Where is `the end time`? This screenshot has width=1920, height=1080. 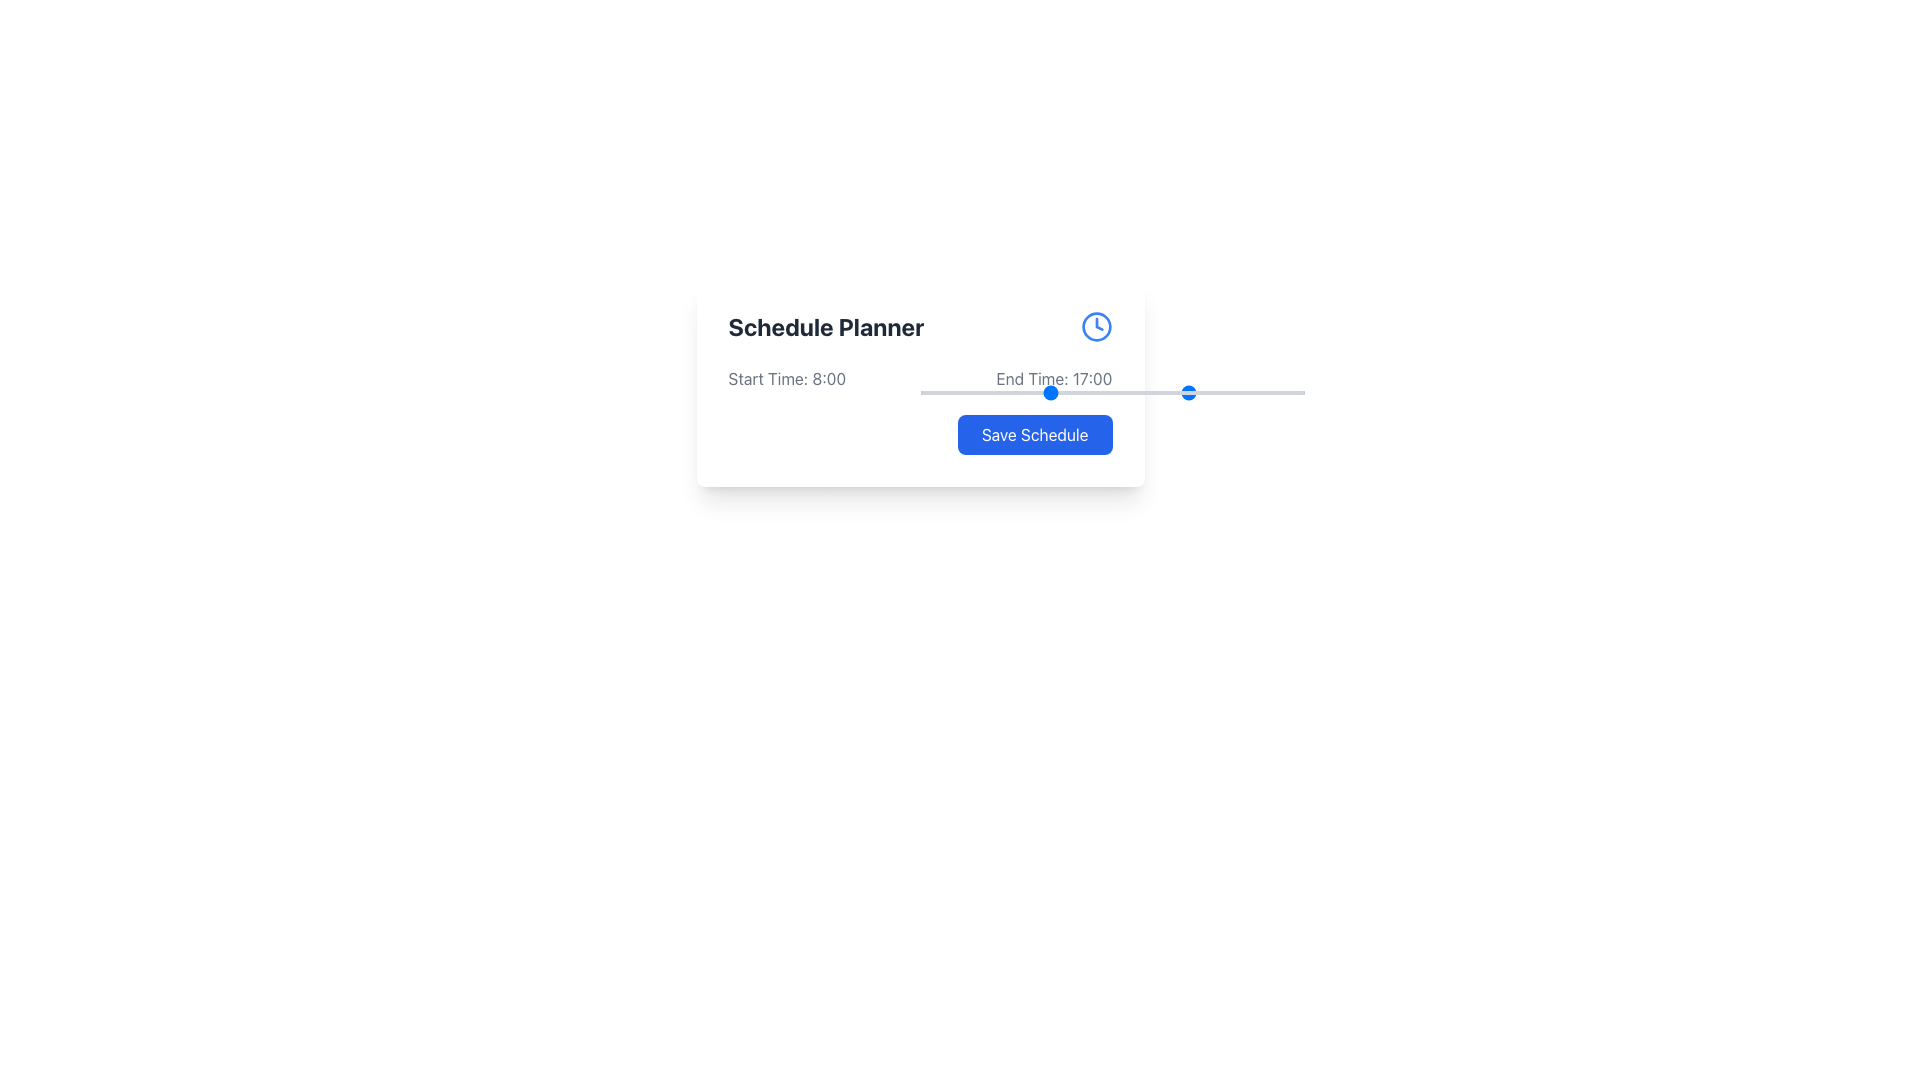
the end time is located at coordinates (1095, 393).